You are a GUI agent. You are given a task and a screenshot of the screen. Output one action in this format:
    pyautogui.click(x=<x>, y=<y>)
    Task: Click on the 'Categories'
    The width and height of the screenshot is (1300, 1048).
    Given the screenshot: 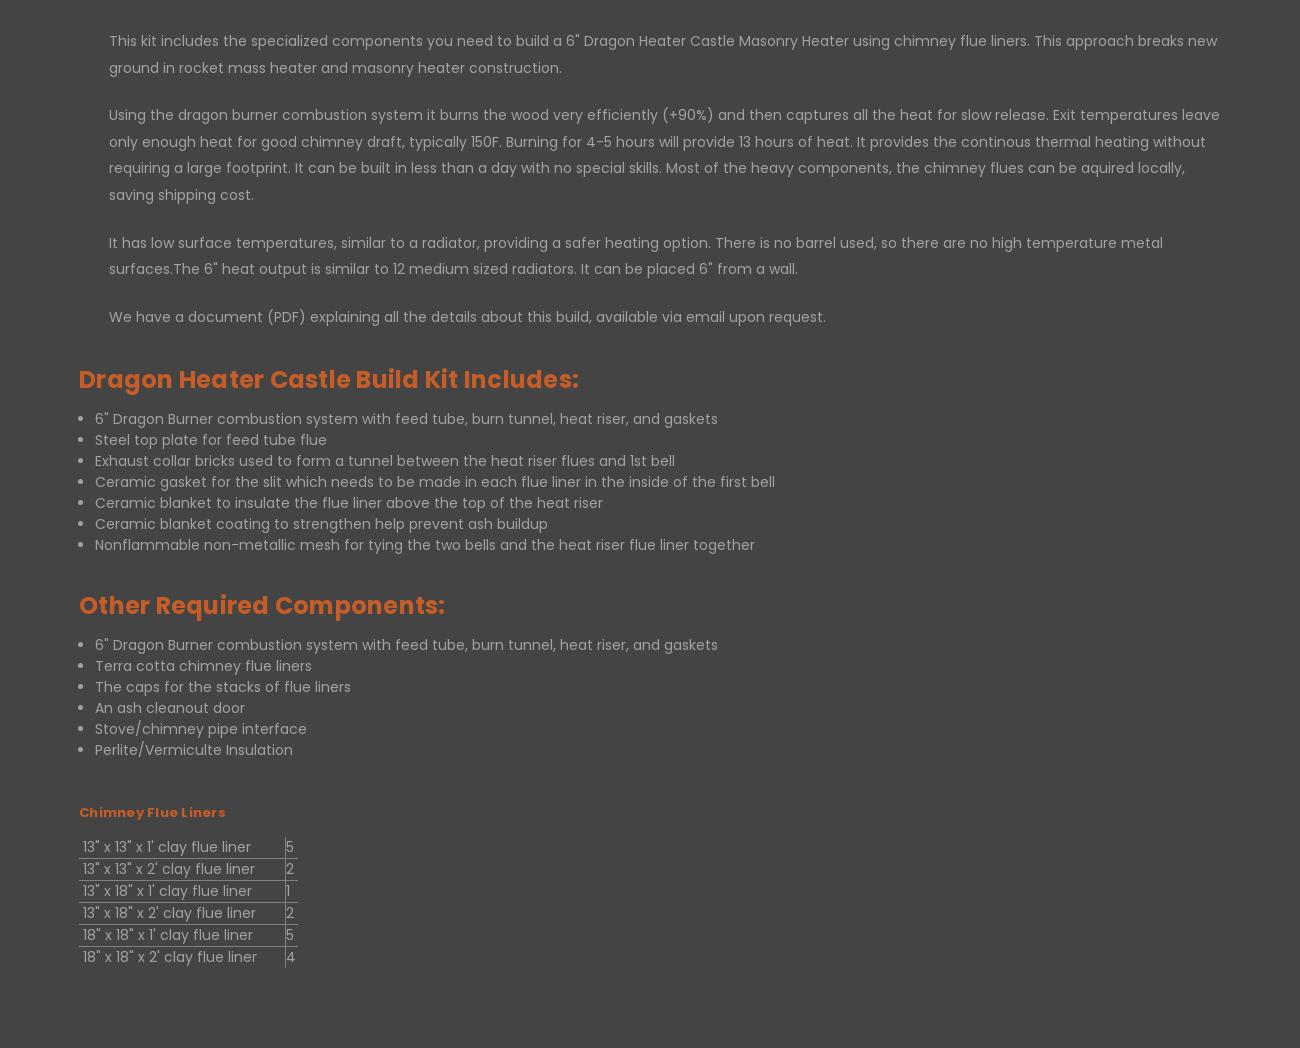 What is the action you would take?
    pyautogui.click(x=421, y=490)
    